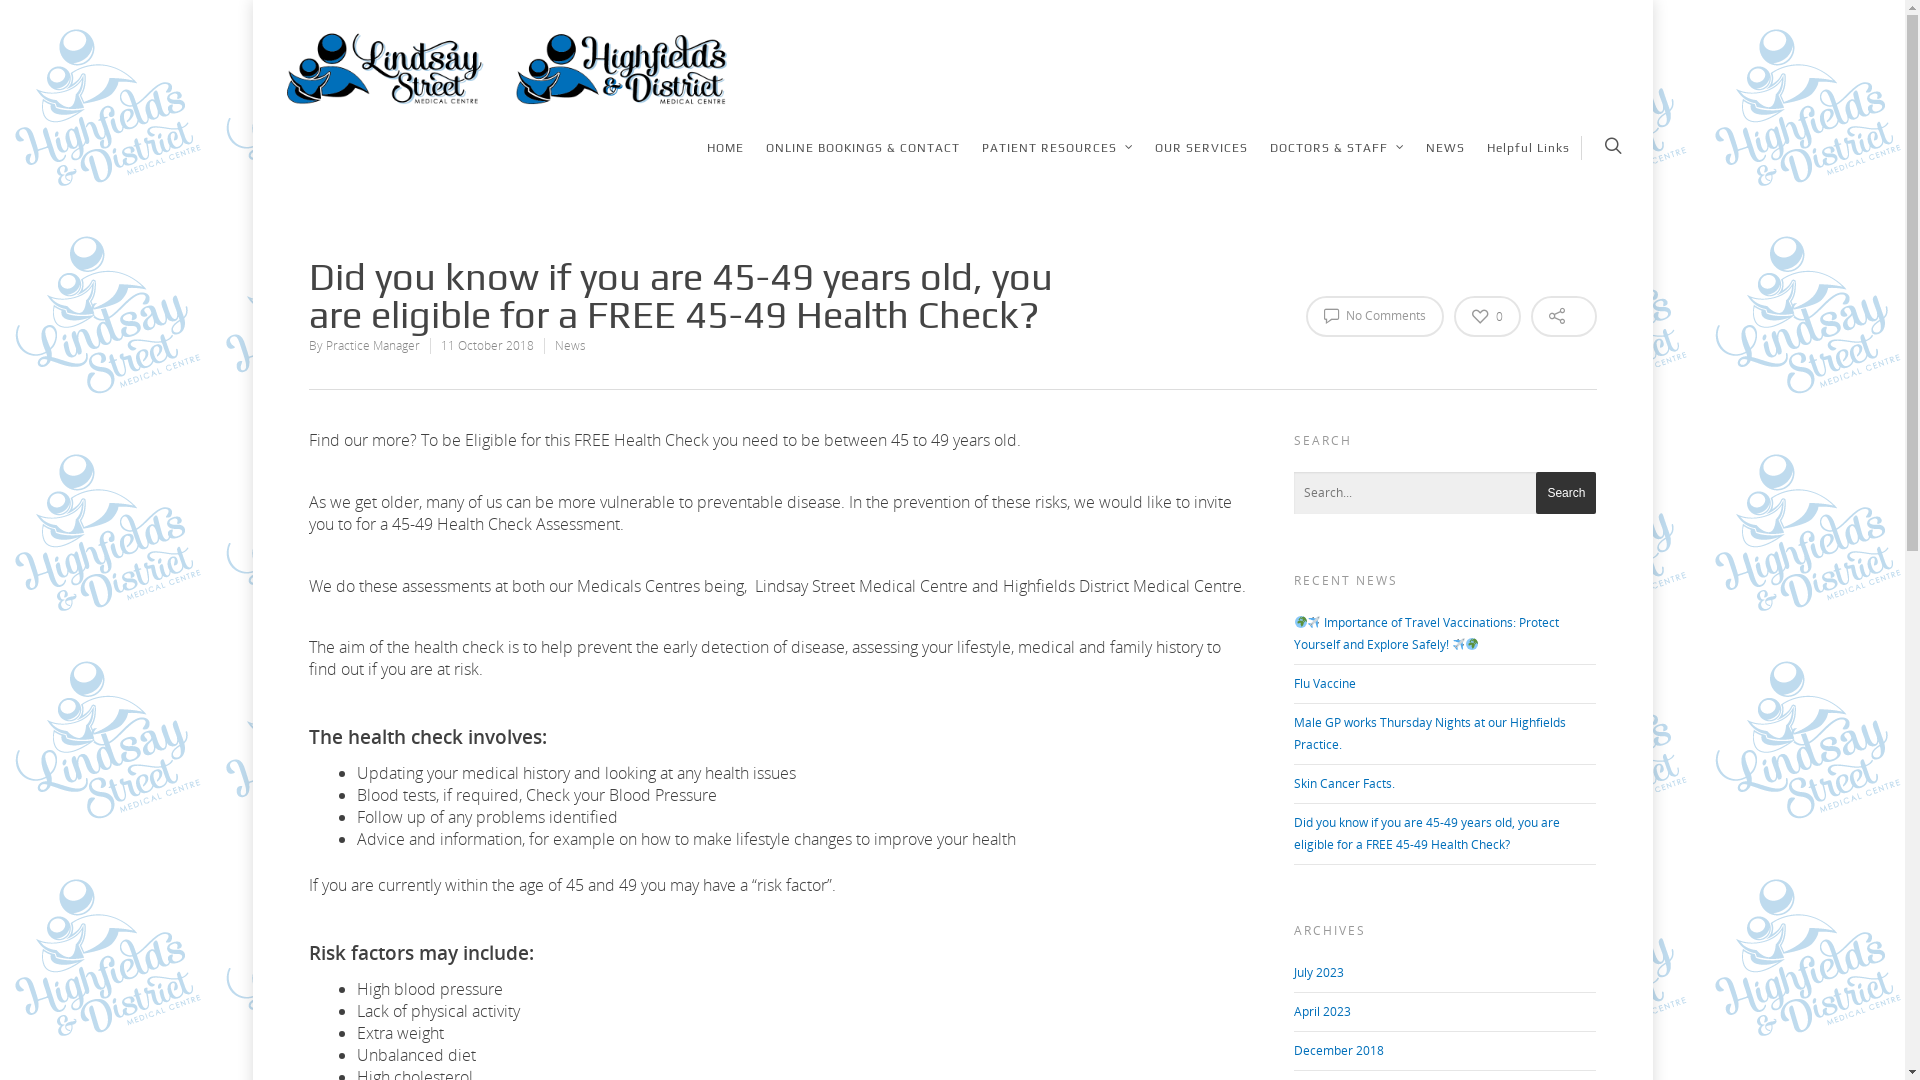  Describe the element at coordinates (723, 161) in the screenshot. I see `'HOME'` at that location.